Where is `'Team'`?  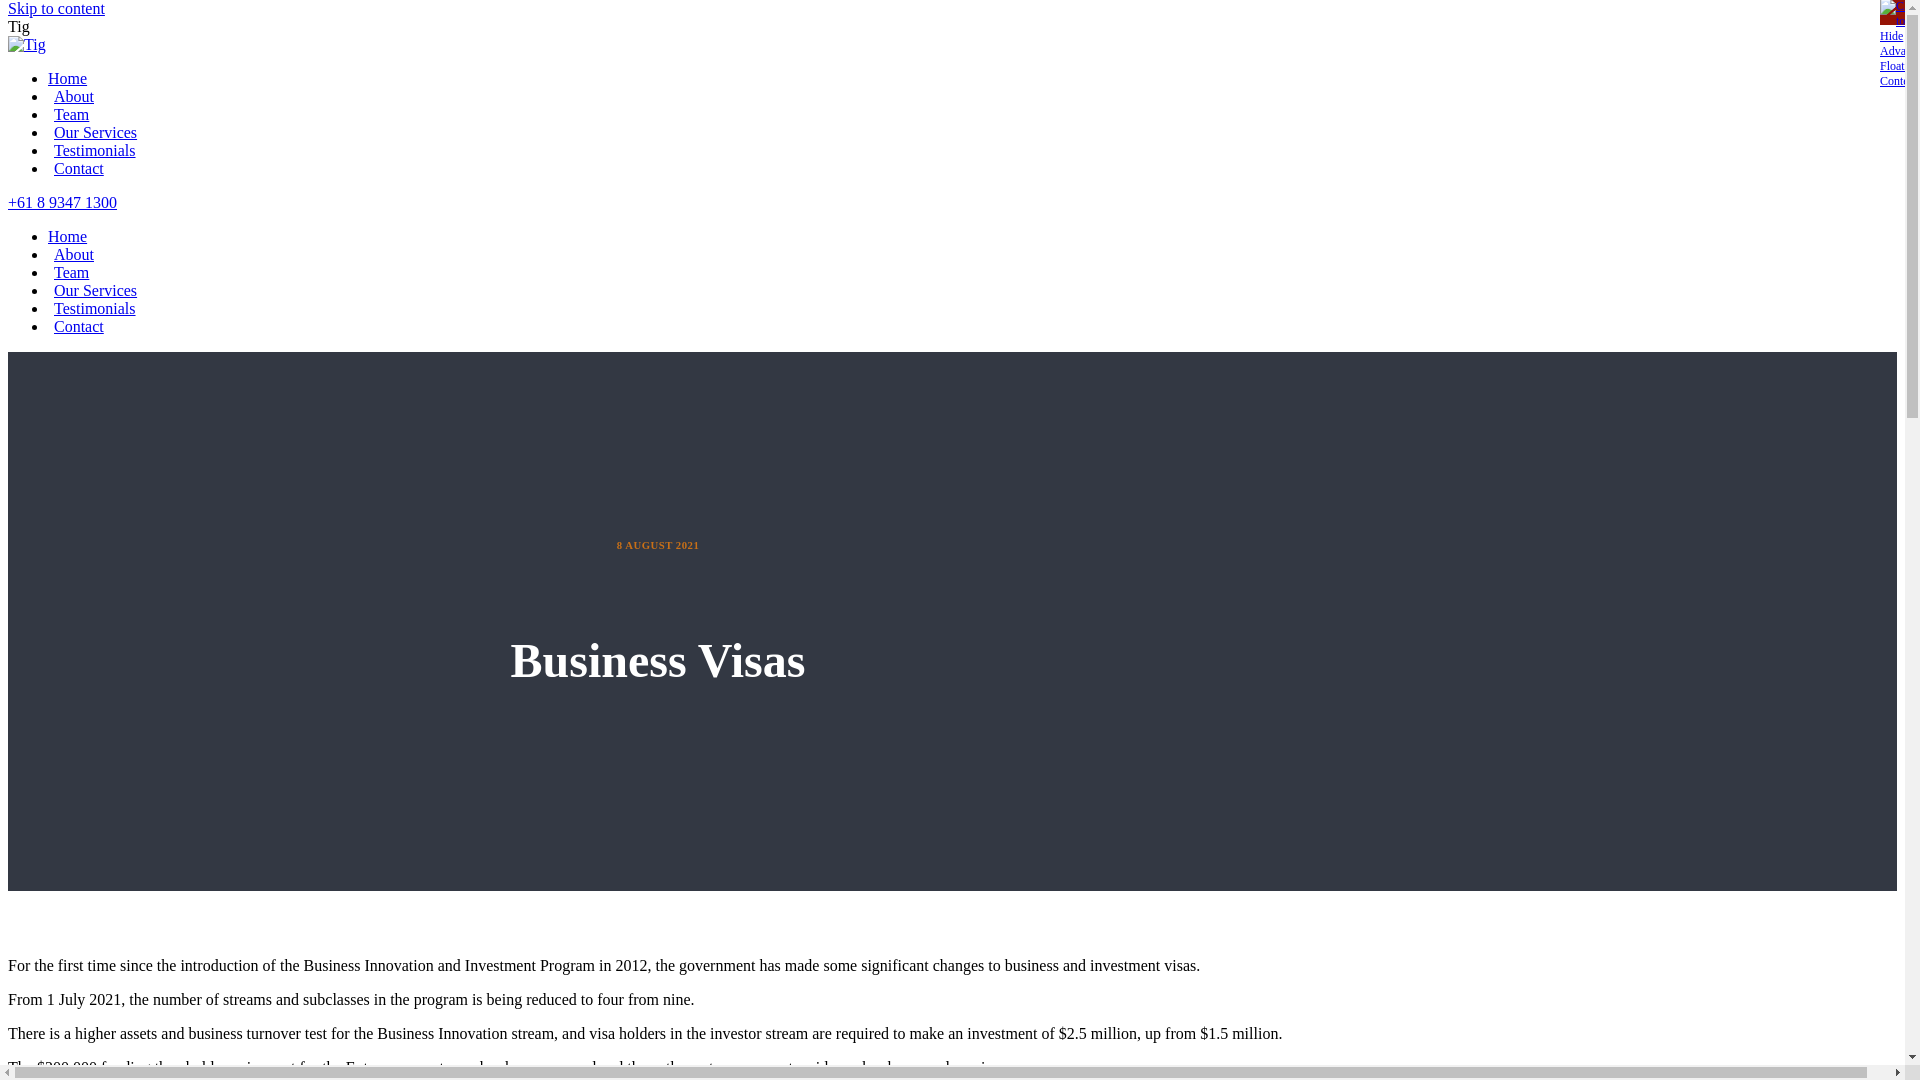
'Team' is located at coordinates (68, 114).